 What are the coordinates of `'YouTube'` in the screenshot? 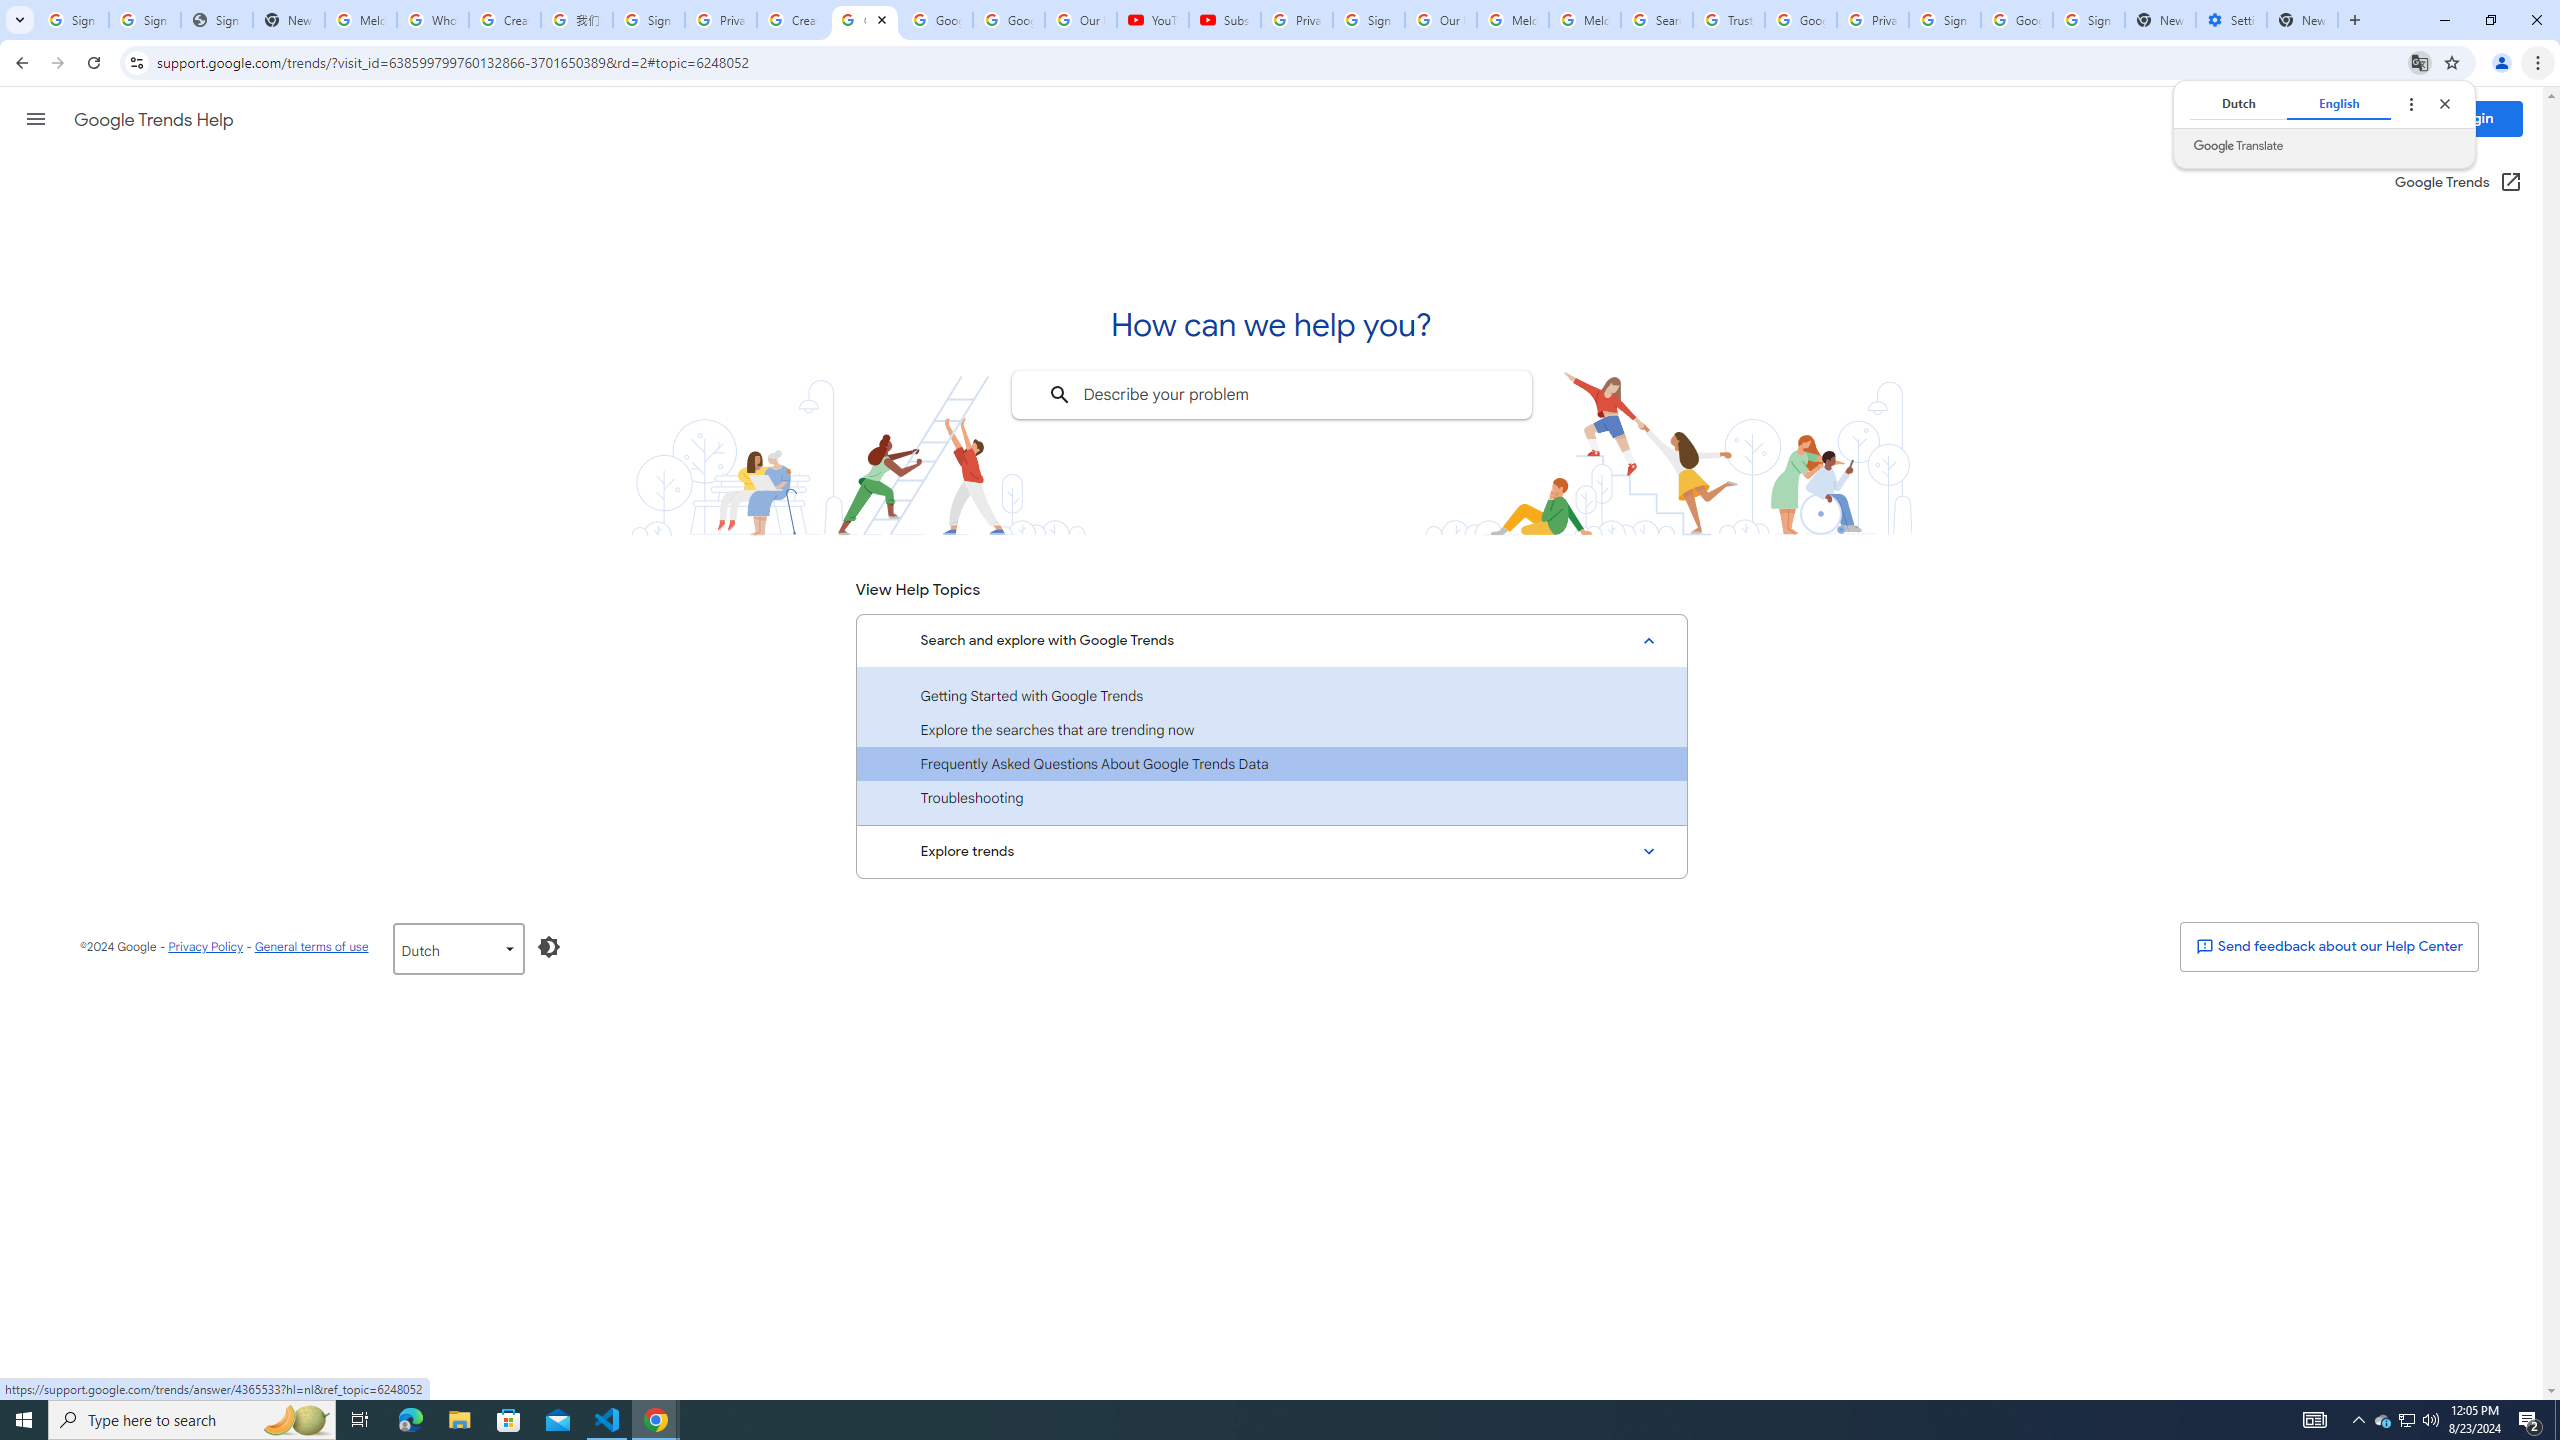 It's located at (1153, 19).